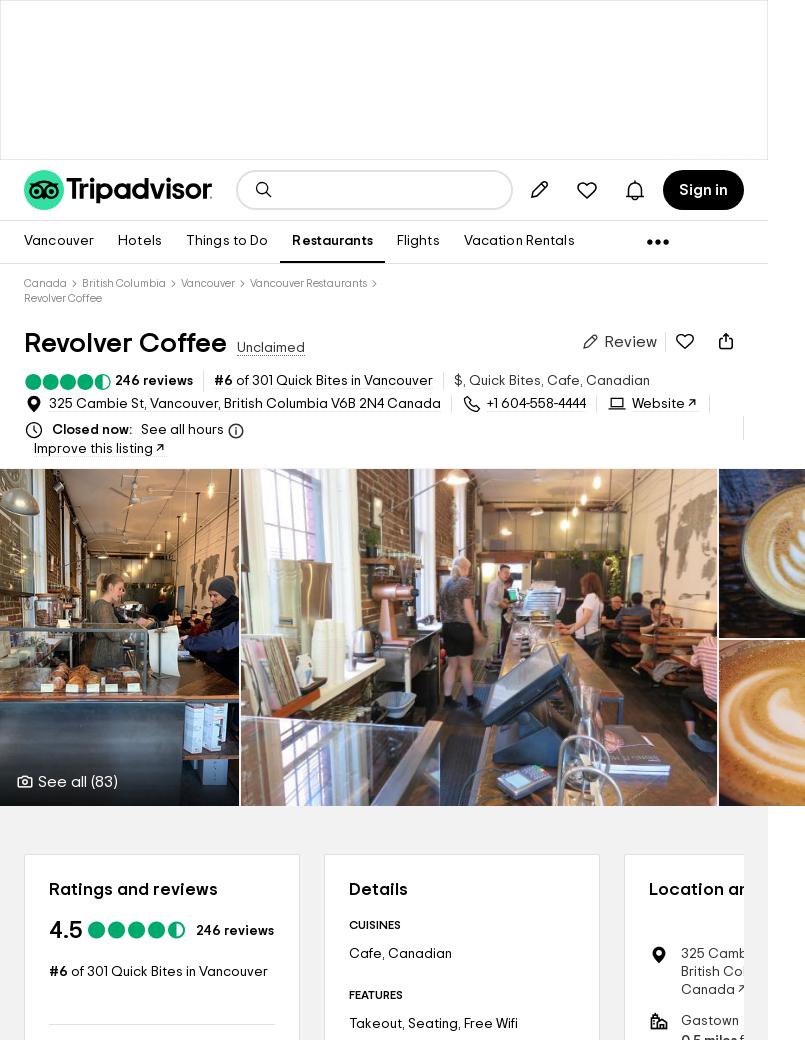  What do you see at coordinates (49, 404) in the screenshot?
I see `'325 Cambie St, Vancouver, British Columbia V6B 2N4 Canada'` at bounding box center [49, 404].